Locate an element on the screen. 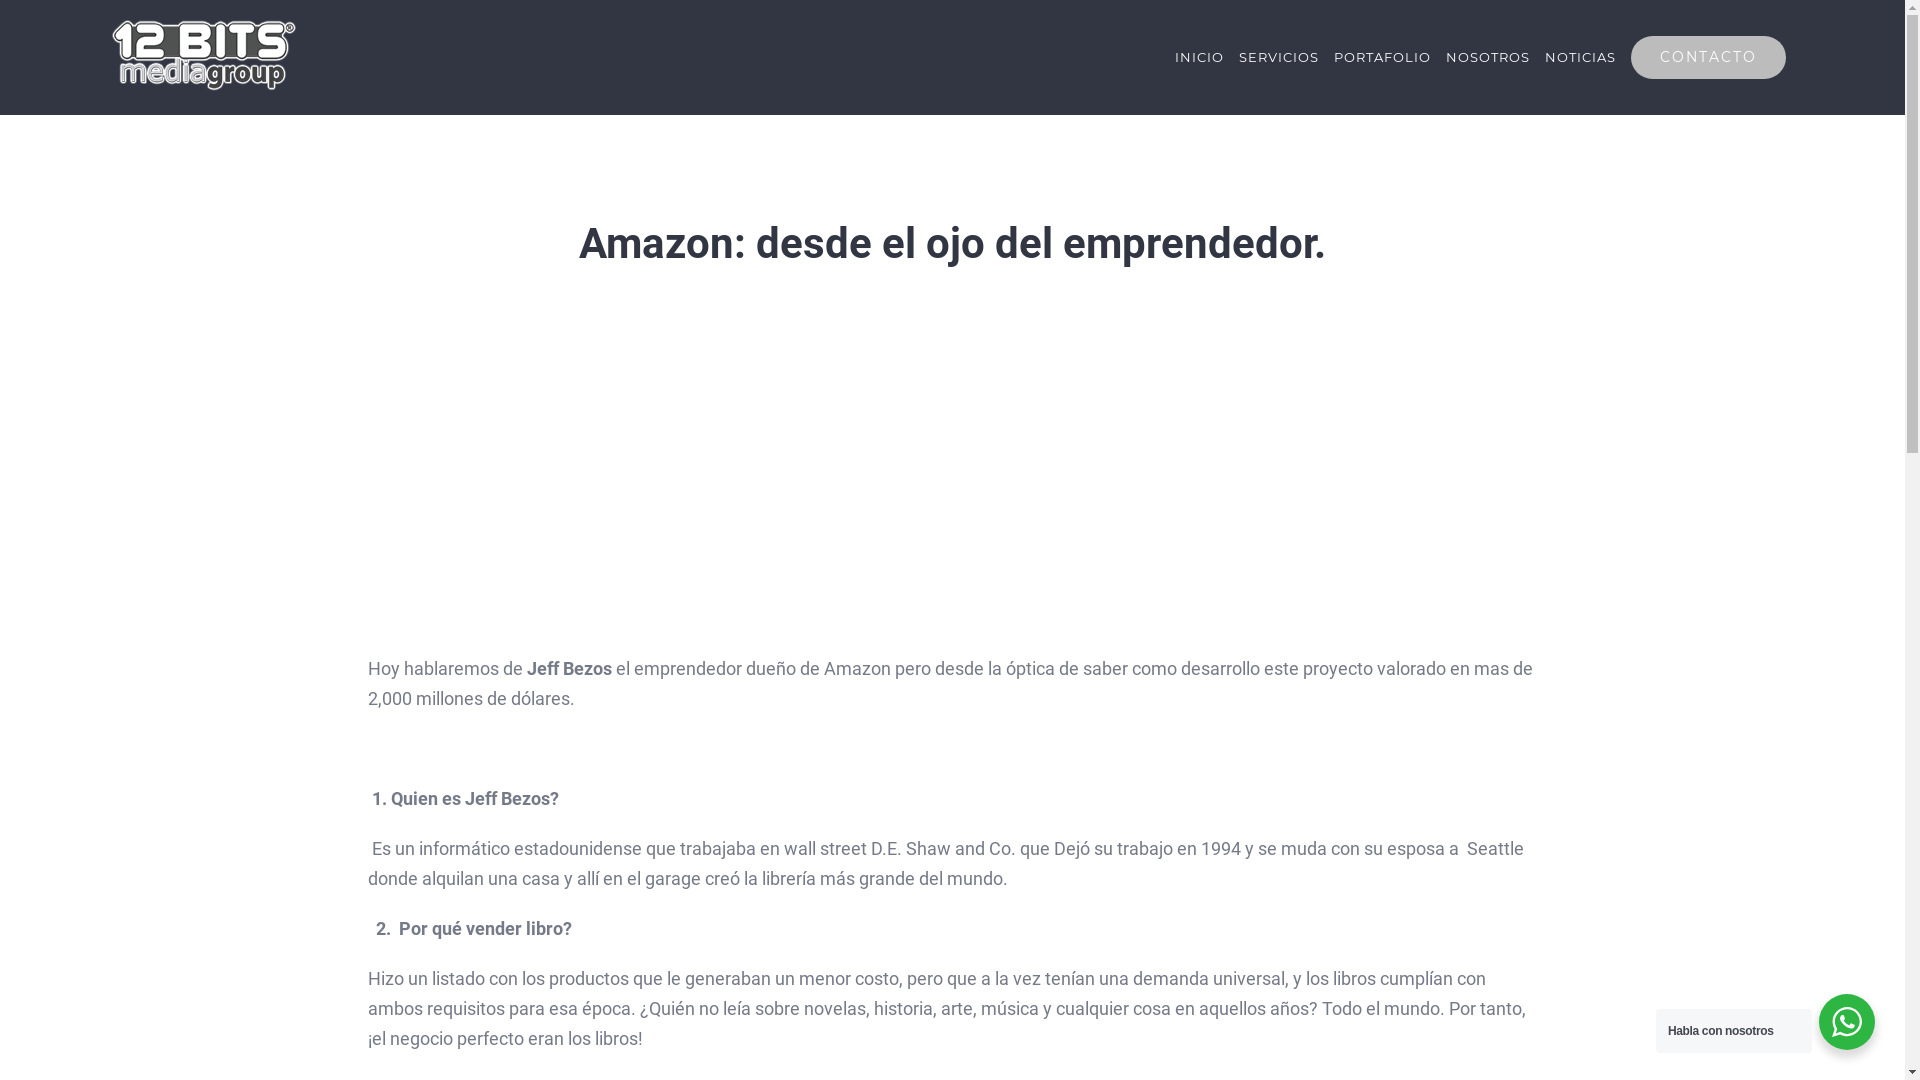 This screenshot has width=1920, height=1080. 'CONTACTO' is located at coordinates (1707, 56).